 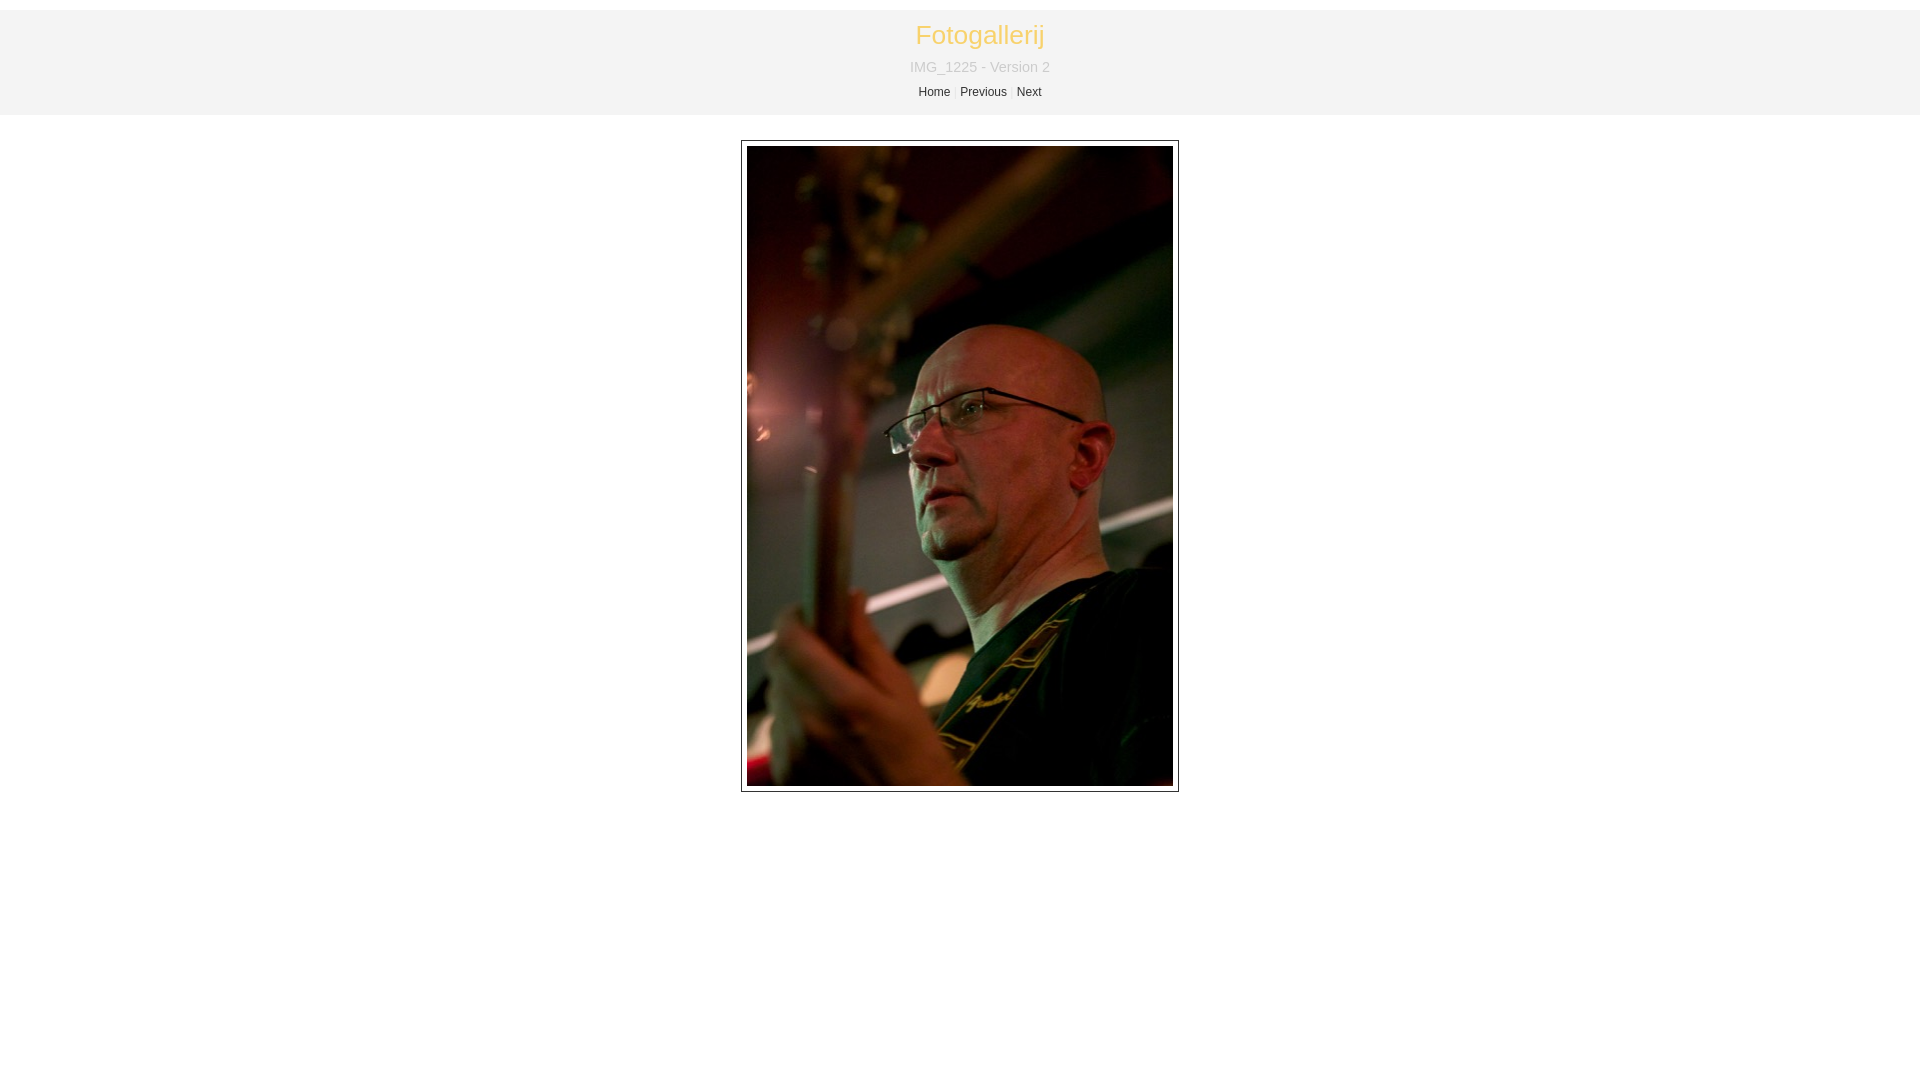 I want to click on 'Previous', so click(x=983, y=92).